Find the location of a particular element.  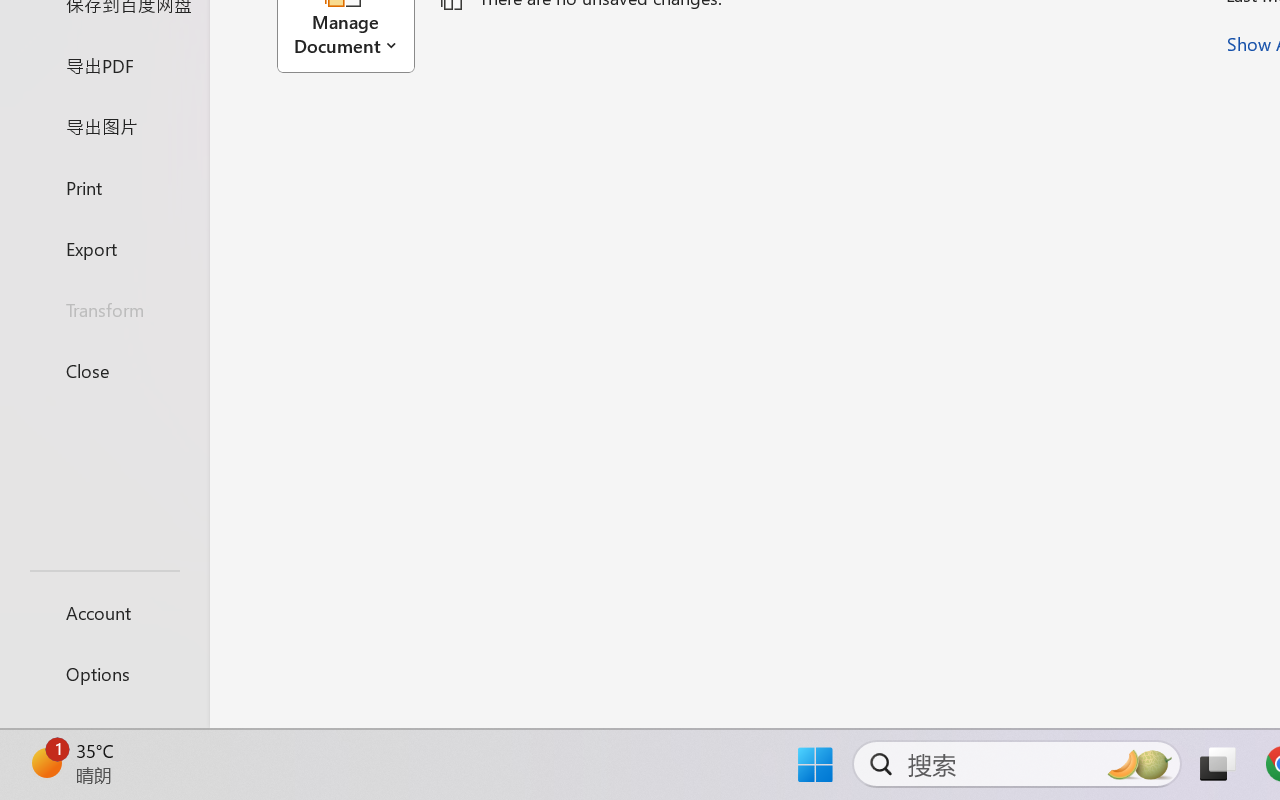

'Print' is located at coordinates (103, 186).